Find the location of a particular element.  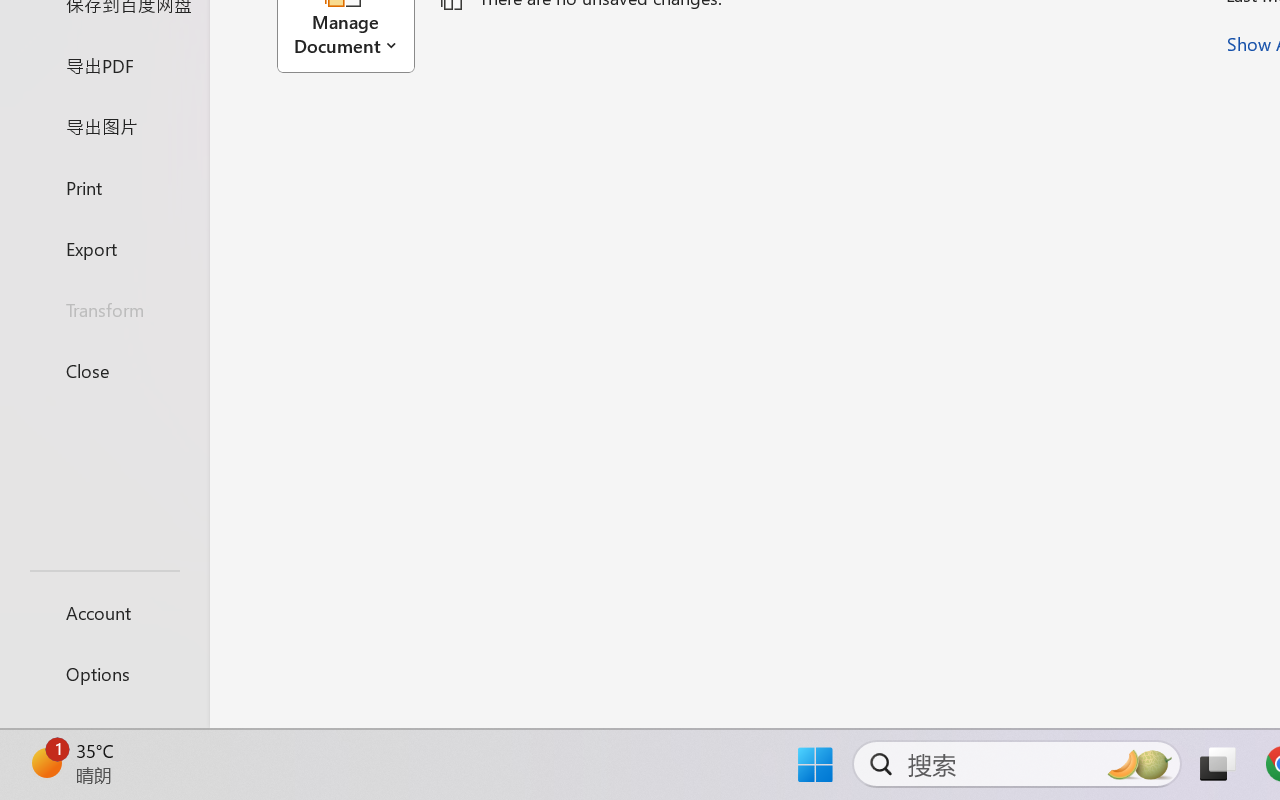

'Print' is located at coordinates (103, 186).